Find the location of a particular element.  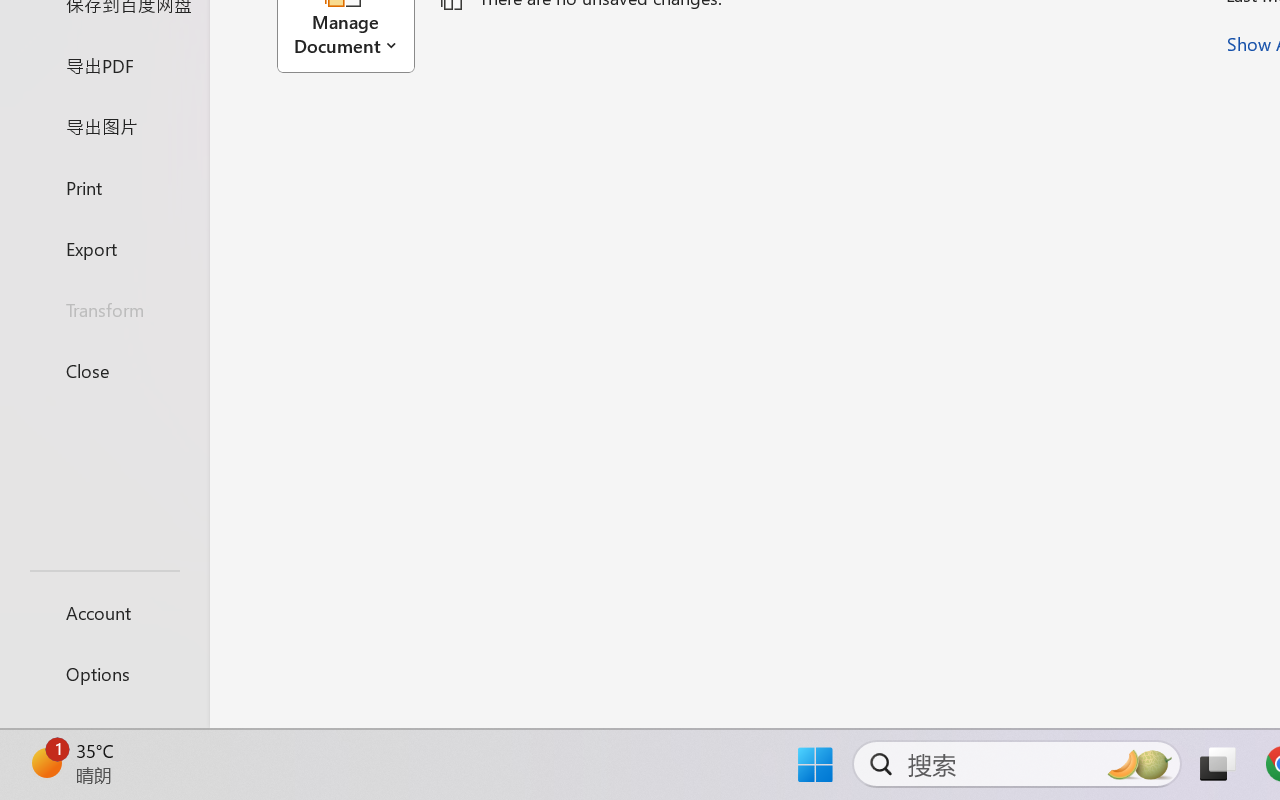

'Print' is located at coordinates (103, 186).